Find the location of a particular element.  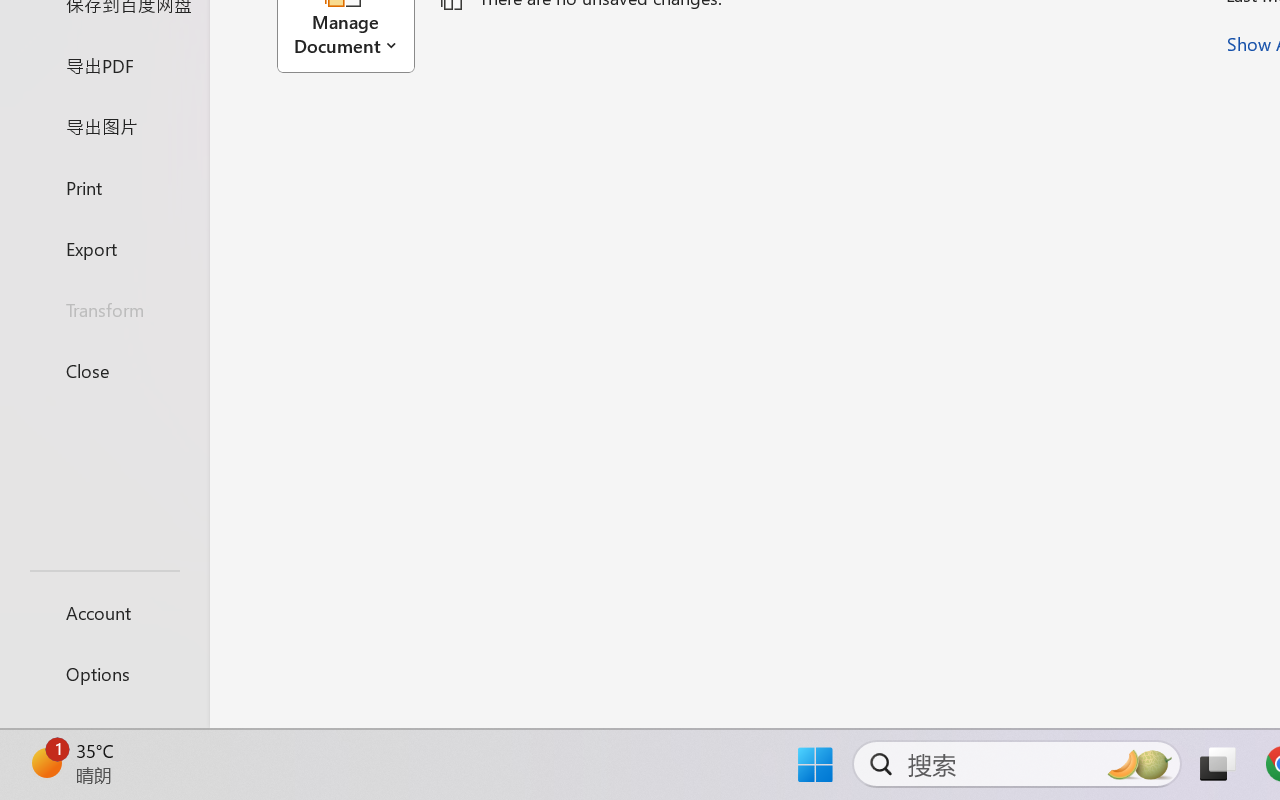

'Print' is located at coordinates (103, 186).